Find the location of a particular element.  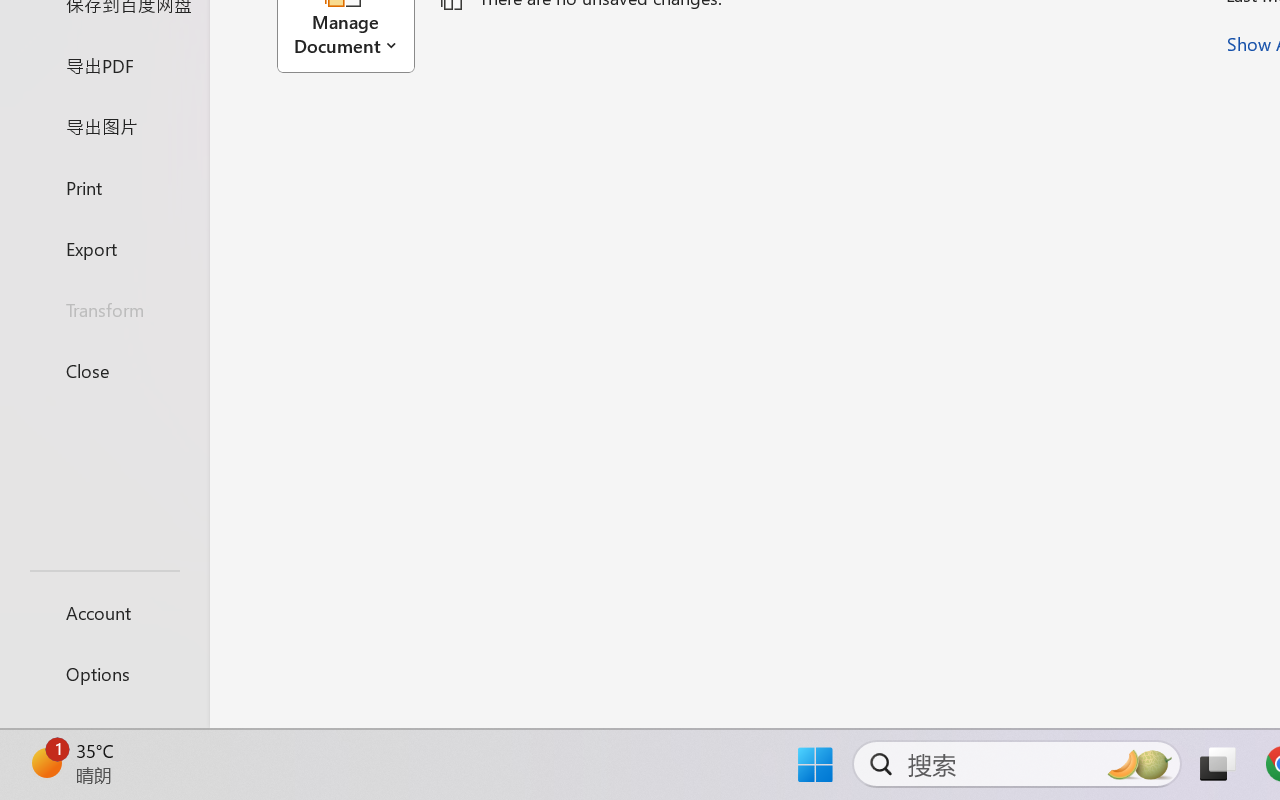

'Print' is located at coordinates (103, 186).